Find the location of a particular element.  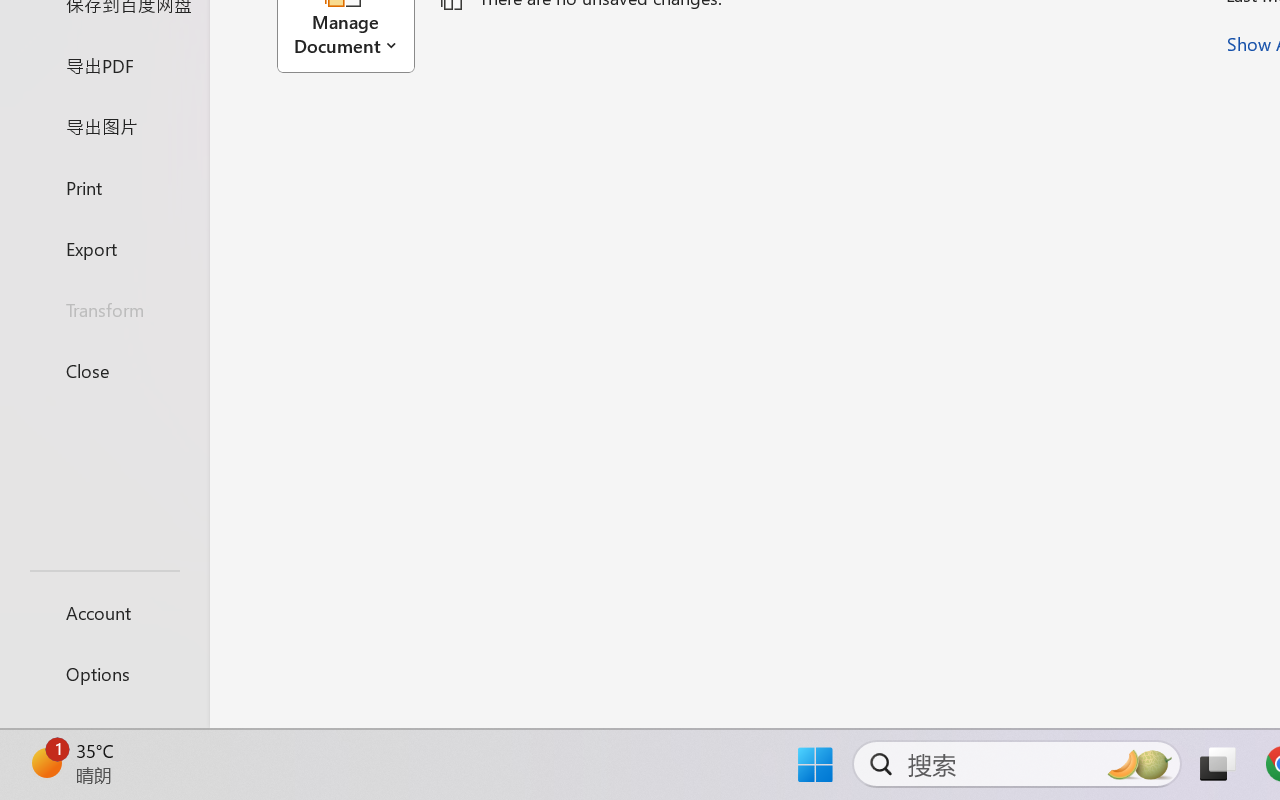

'Print' is located at coordinates (103, 186).